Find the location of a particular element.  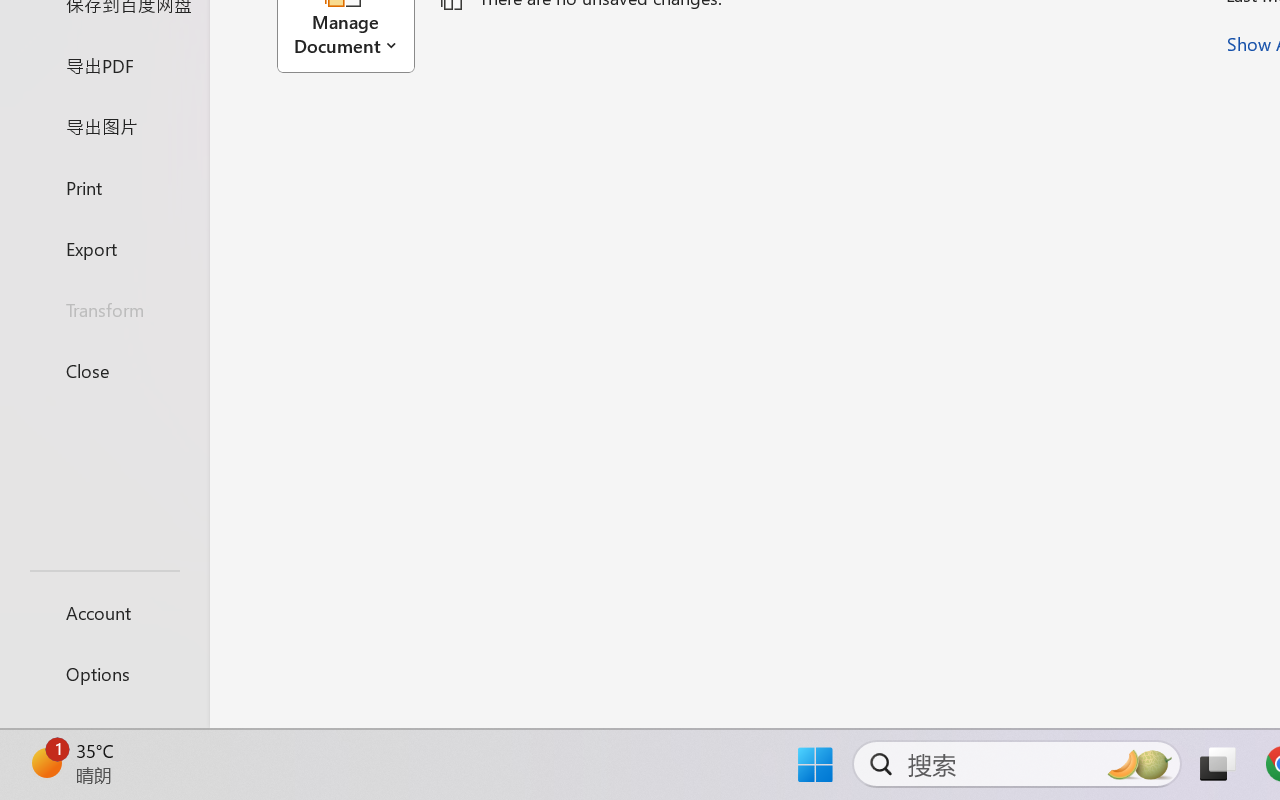

'Print' is located at coordinates (103, 186).